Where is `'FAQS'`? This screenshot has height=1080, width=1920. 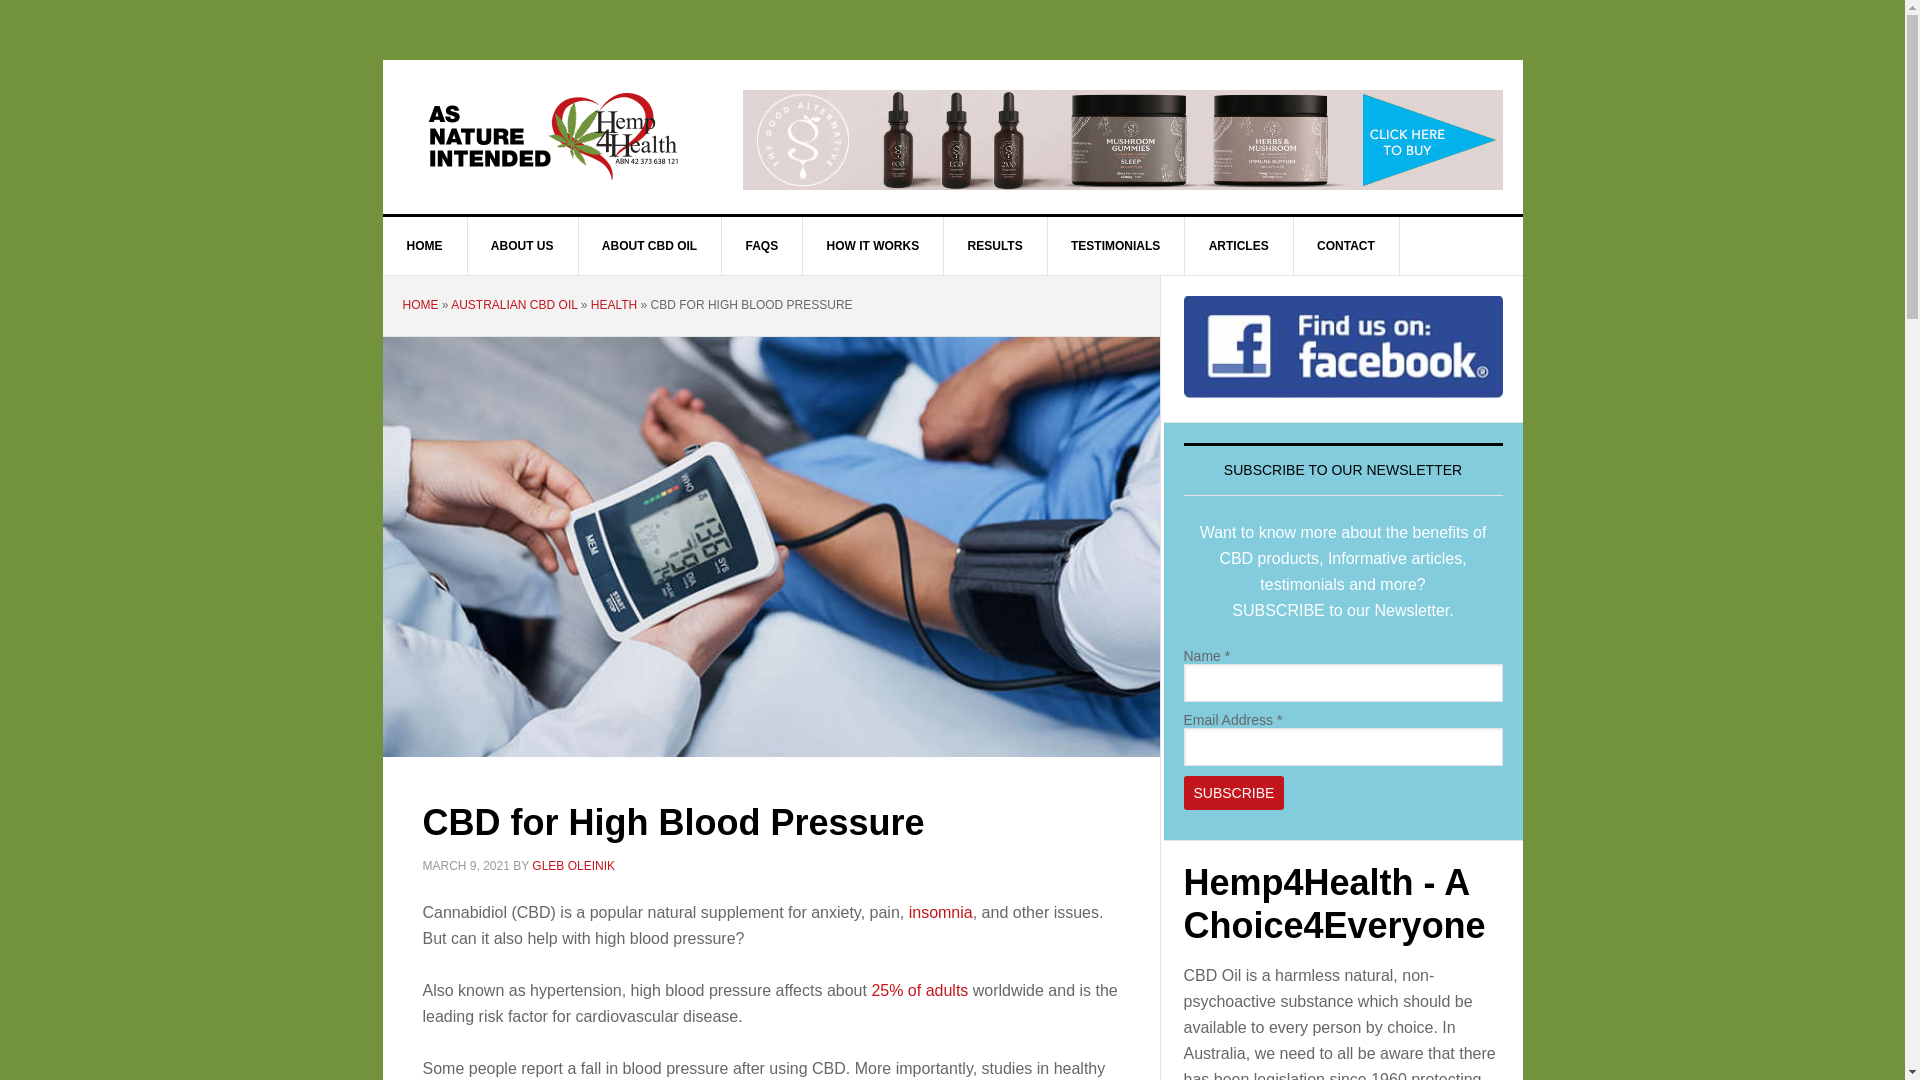 'FAQS' is located at coordinates (762, 245).